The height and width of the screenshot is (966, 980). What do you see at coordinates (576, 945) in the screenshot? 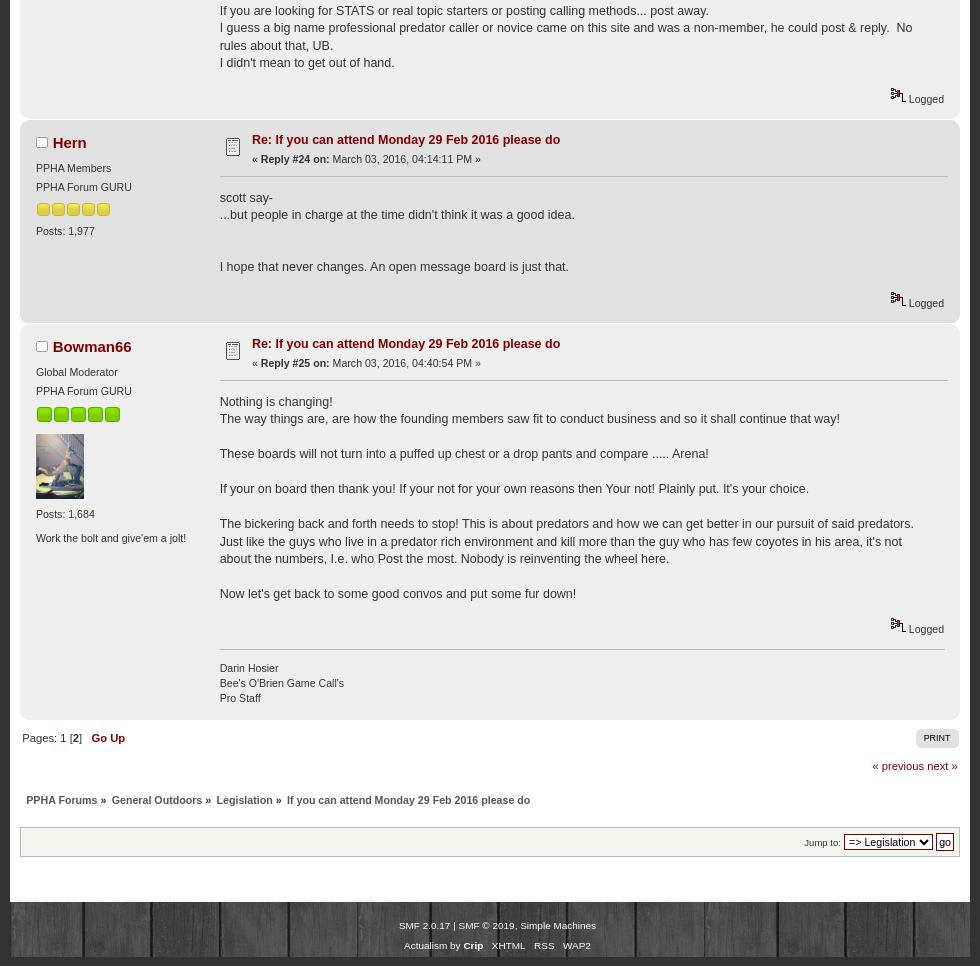
I see `'WAP2'` at bounding box center [576, 945].